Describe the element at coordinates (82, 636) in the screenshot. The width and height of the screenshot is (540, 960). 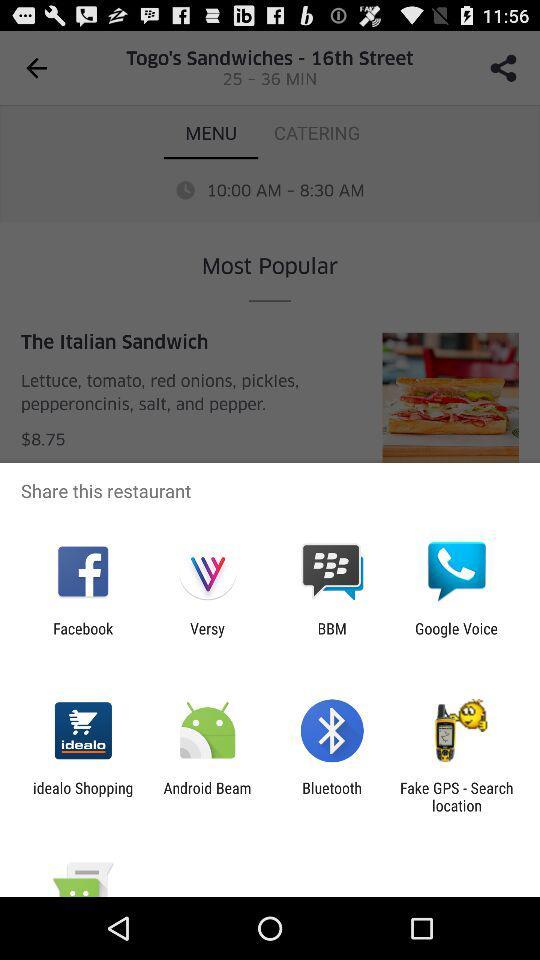
I see `item to the left of versy item` at that location.